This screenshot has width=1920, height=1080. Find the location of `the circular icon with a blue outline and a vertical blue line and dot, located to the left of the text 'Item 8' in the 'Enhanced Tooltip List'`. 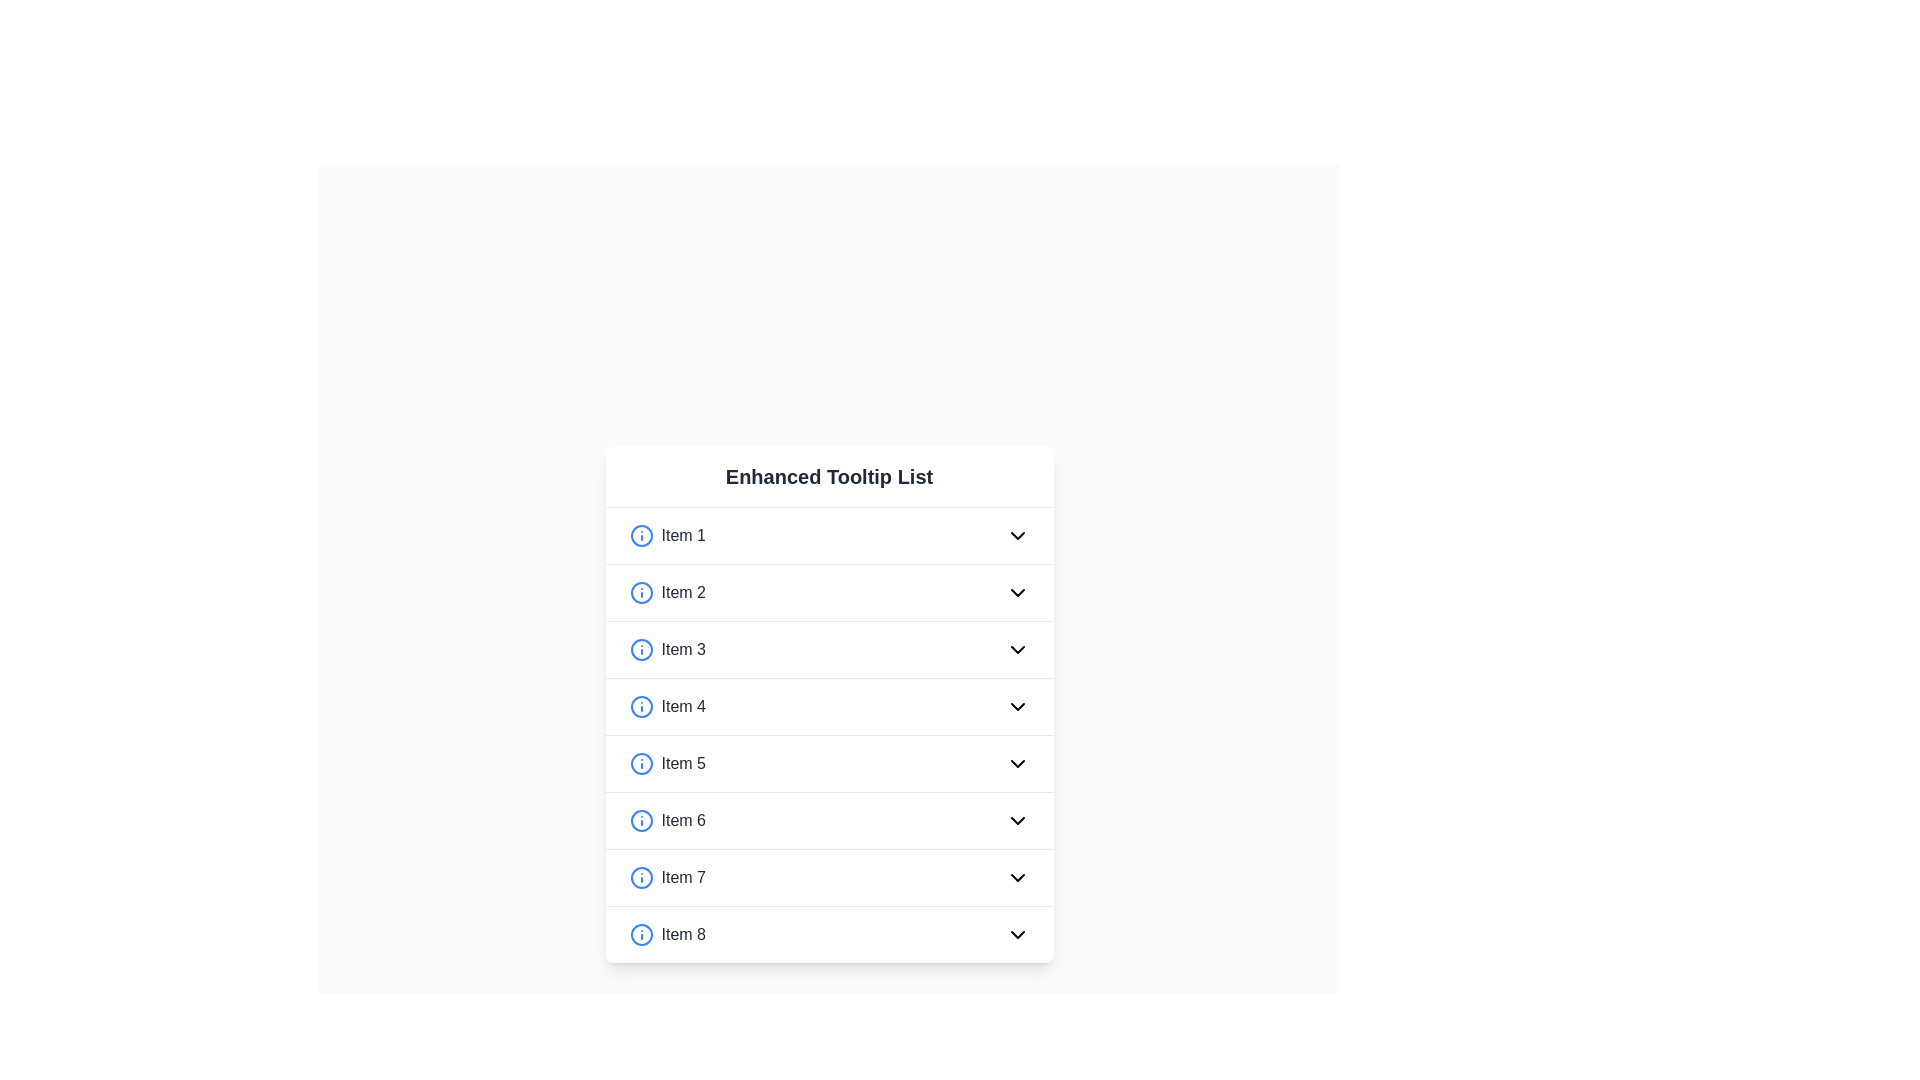

the circular icon with a blue outline and a vertical blue line and dot, located to the left of the text 'Item 8' in the 'Enhanced Tooltip List' is located at coordinates (641, 934).